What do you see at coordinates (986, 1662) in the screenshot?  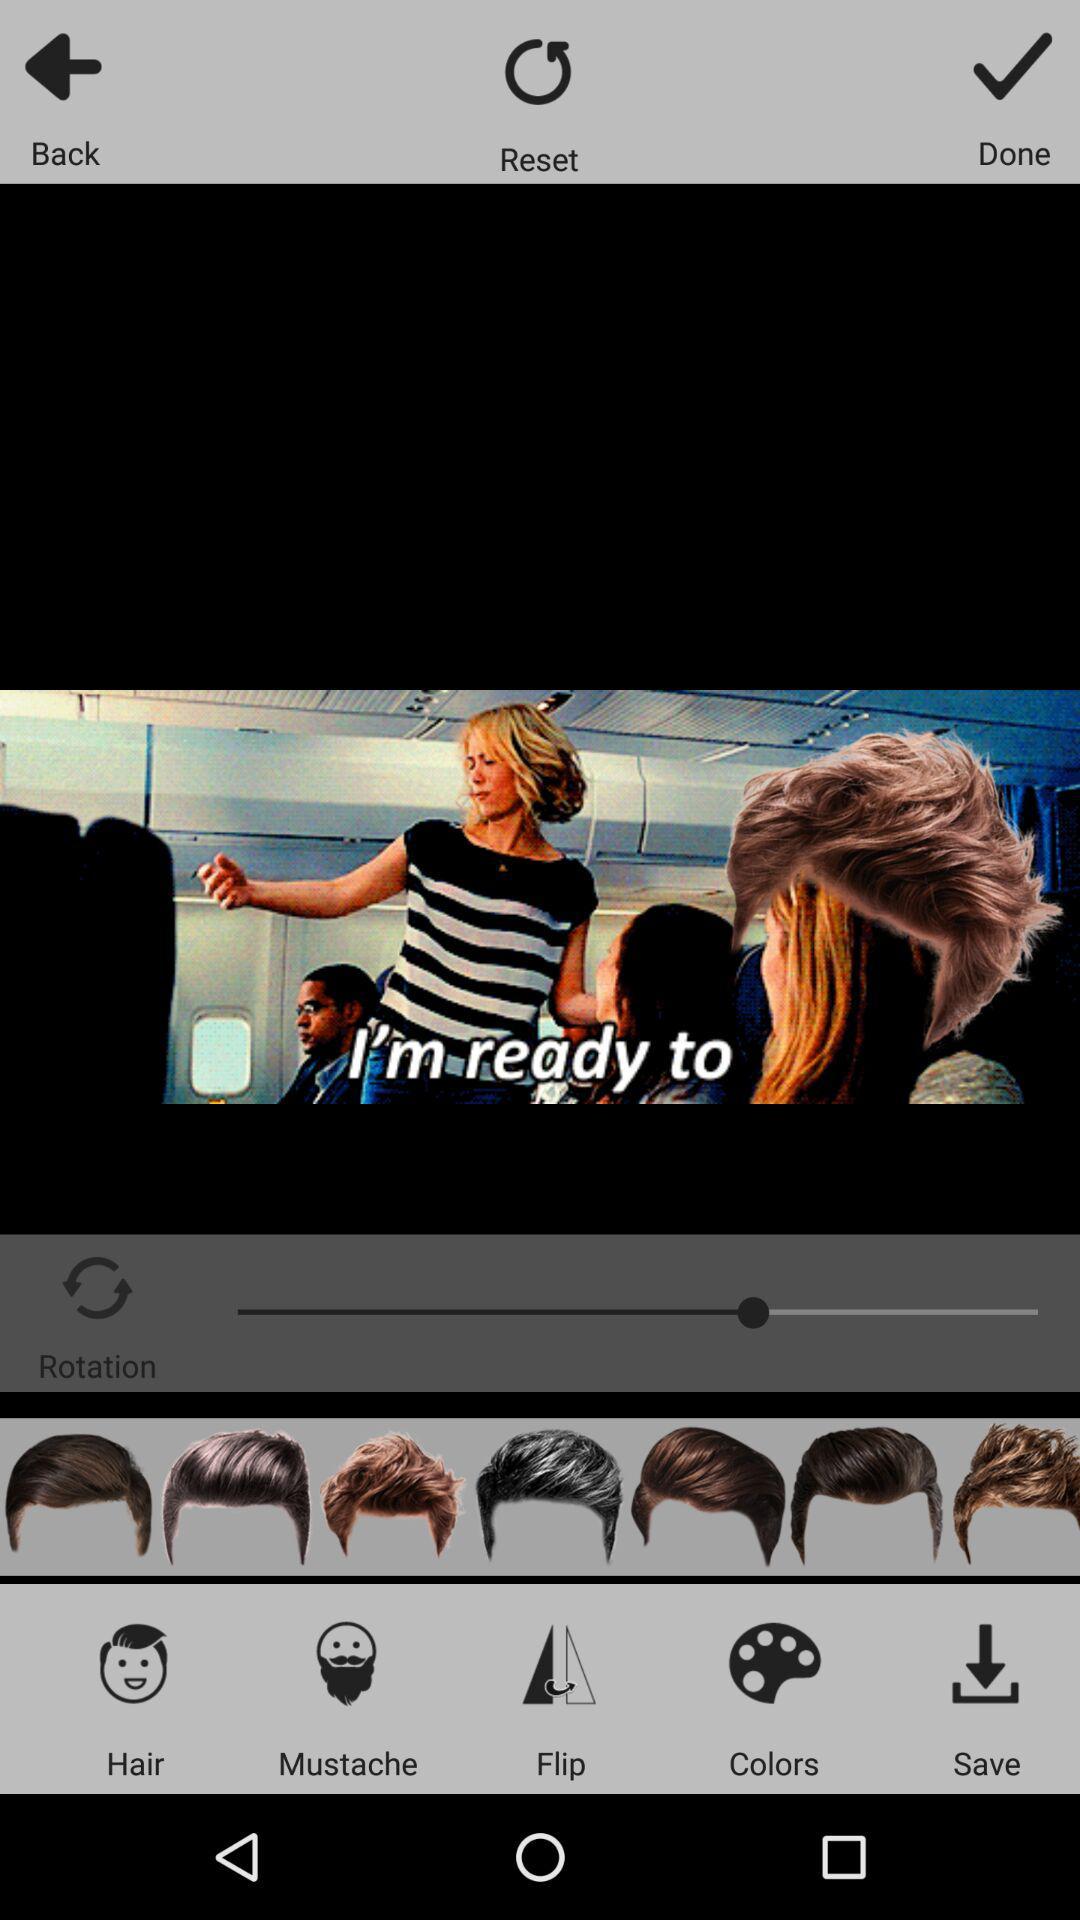 I see `image` at bounding box center [986, 1662].